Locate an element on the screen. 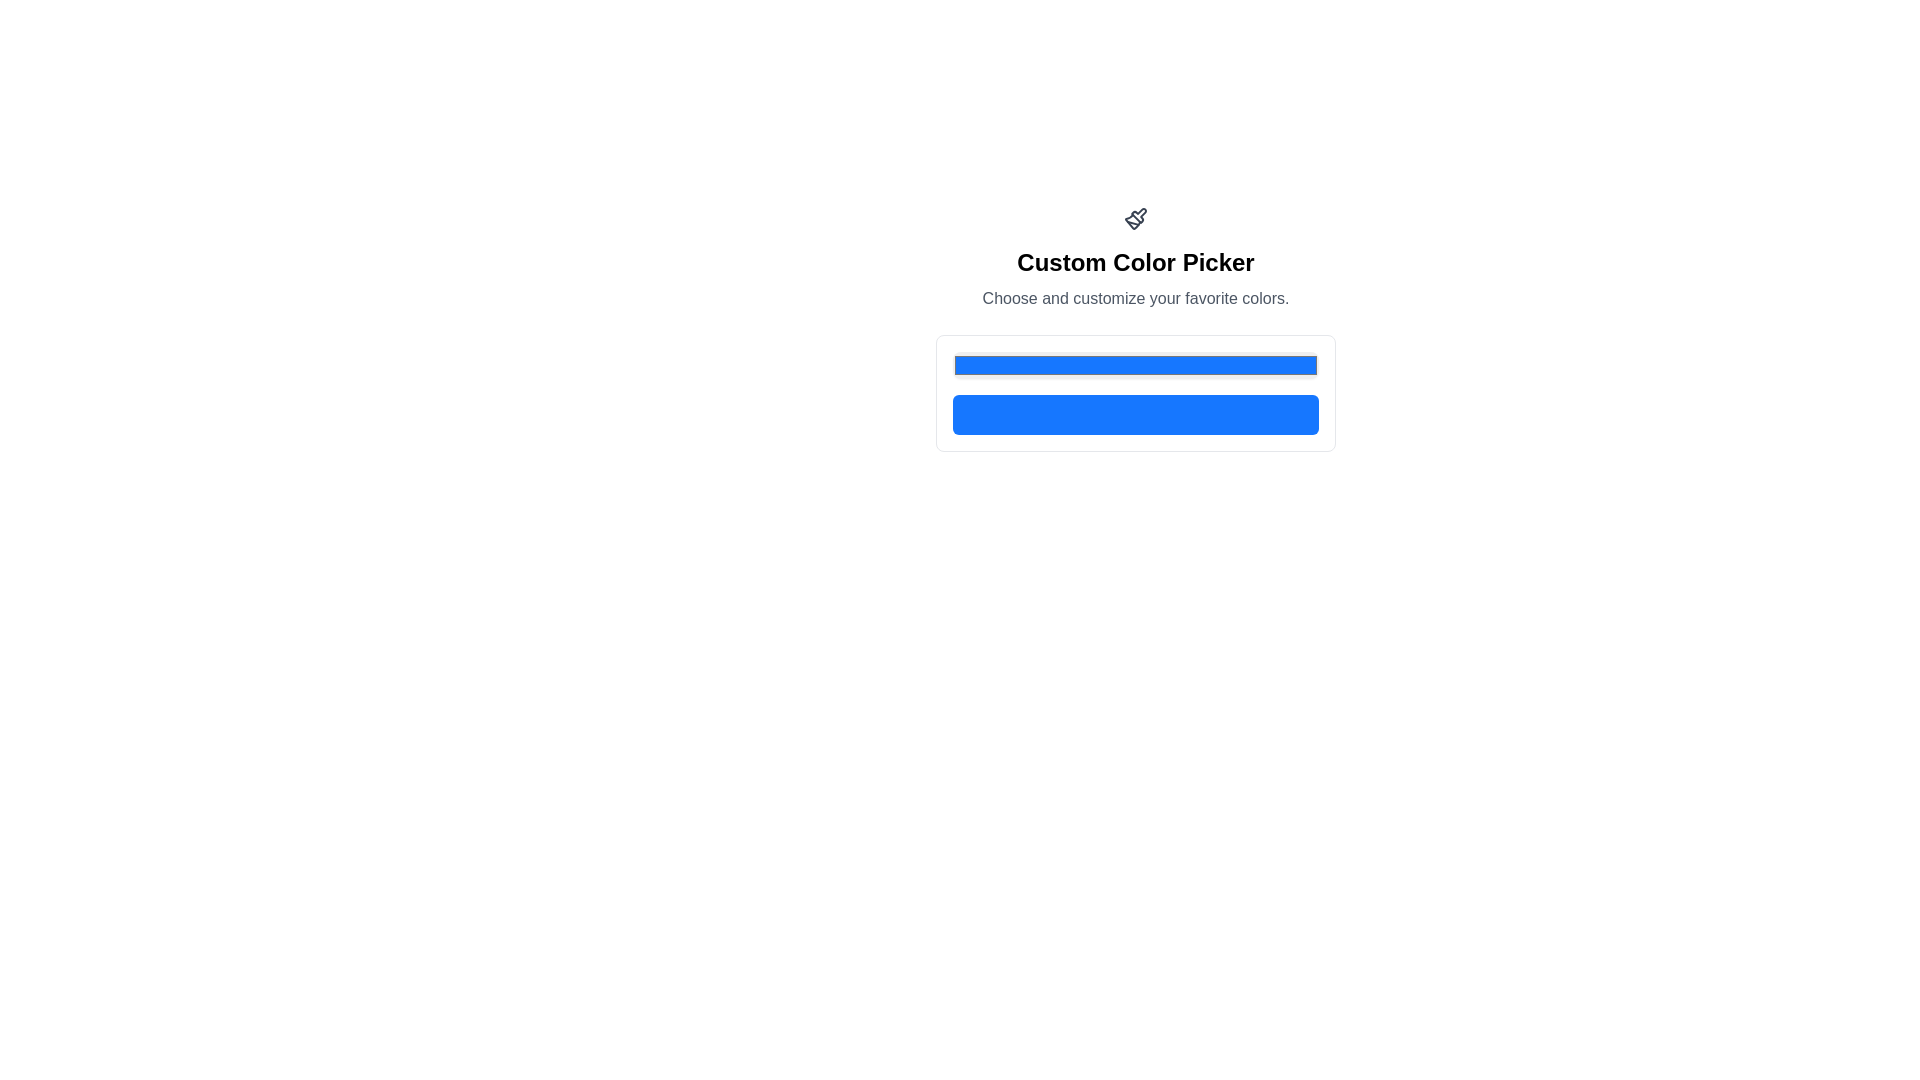 This screenshot has width=1920, height=1080. the paintbrush icon located directly above the 'Custom Color Picker' text, which serves as a symbolic header for the customization section is located at coordinates (1136, 219).